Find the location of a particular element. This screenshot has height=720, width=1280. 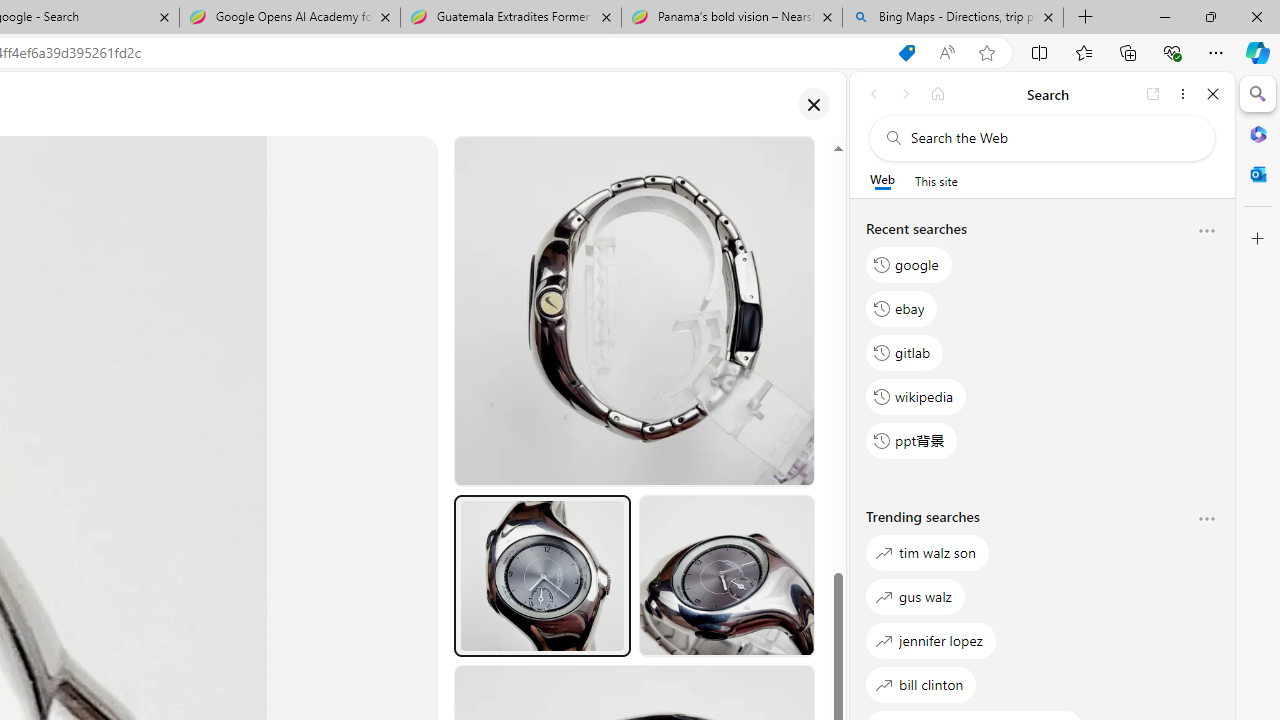

'Close image gallery dialog' is located at coordinates (813, 104).